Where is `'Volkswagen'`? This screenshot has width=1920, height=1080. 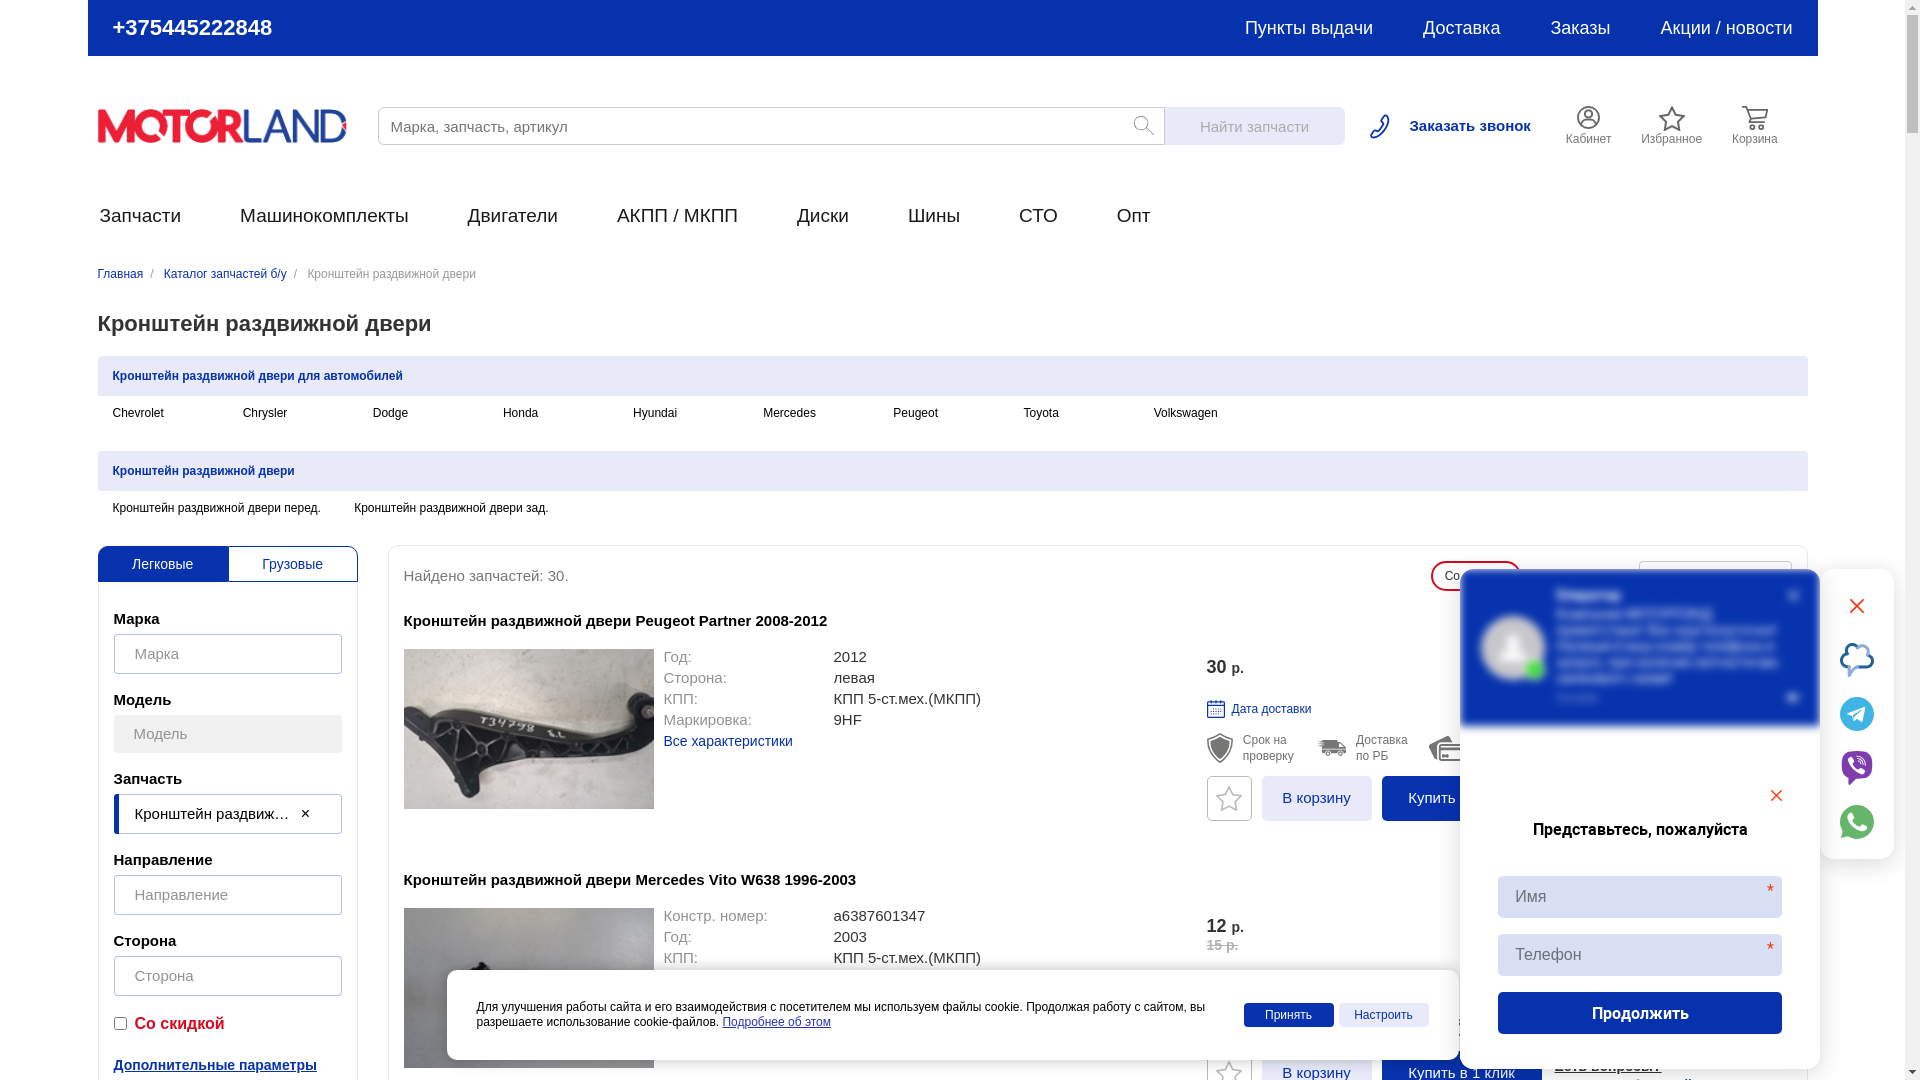
'Volkswagen' is located at coordinates (1185, 411).